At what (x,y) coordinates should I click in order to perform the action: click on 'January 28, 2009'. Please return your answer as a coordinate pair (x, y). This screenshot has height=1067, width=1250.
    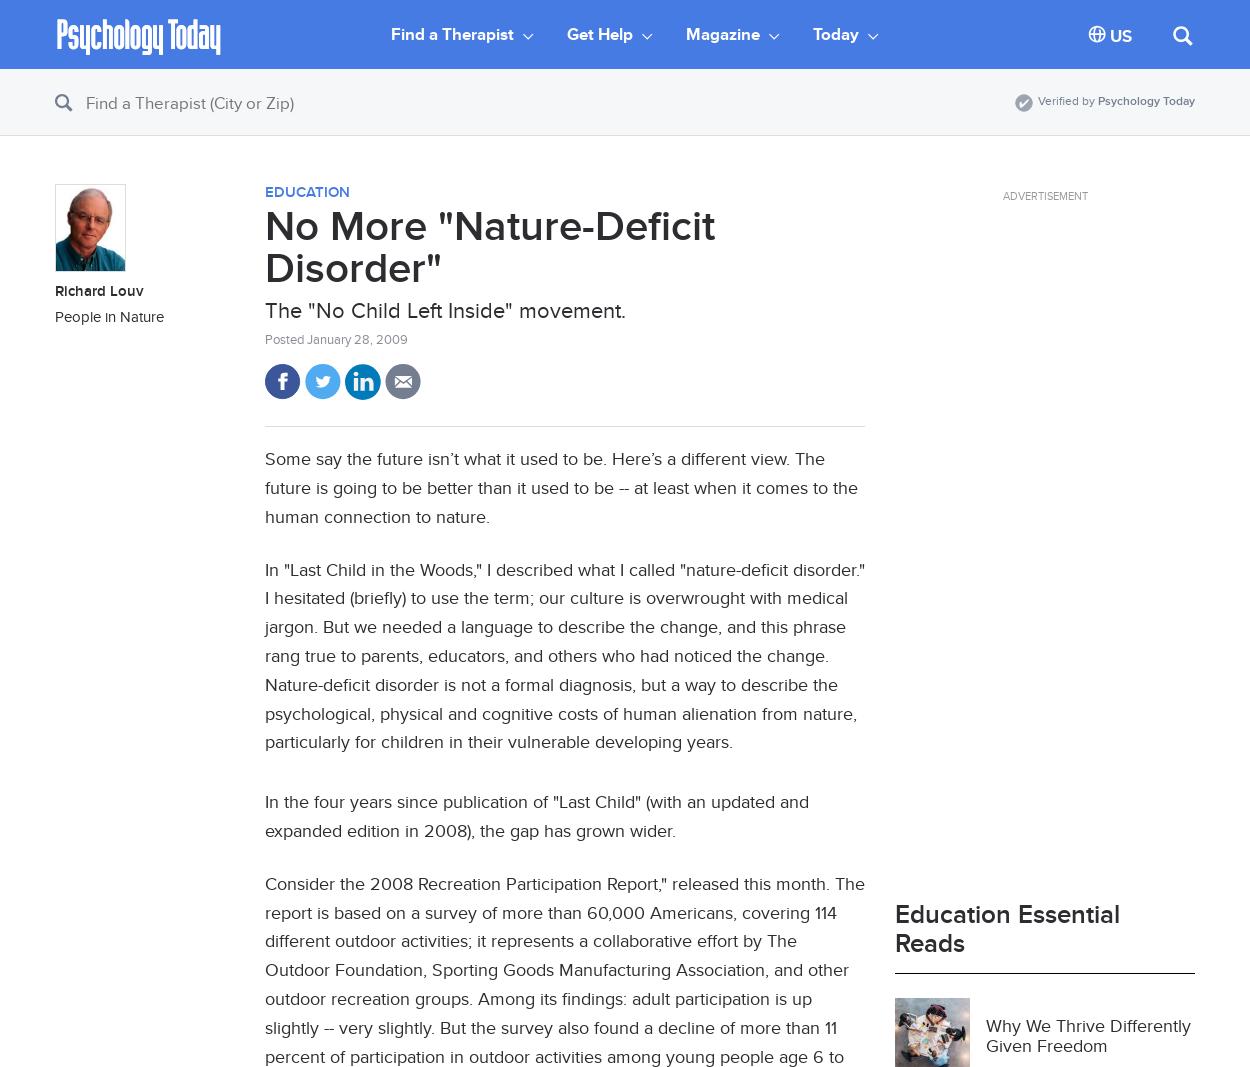
    Looking at the image, I should click on (356, 338).